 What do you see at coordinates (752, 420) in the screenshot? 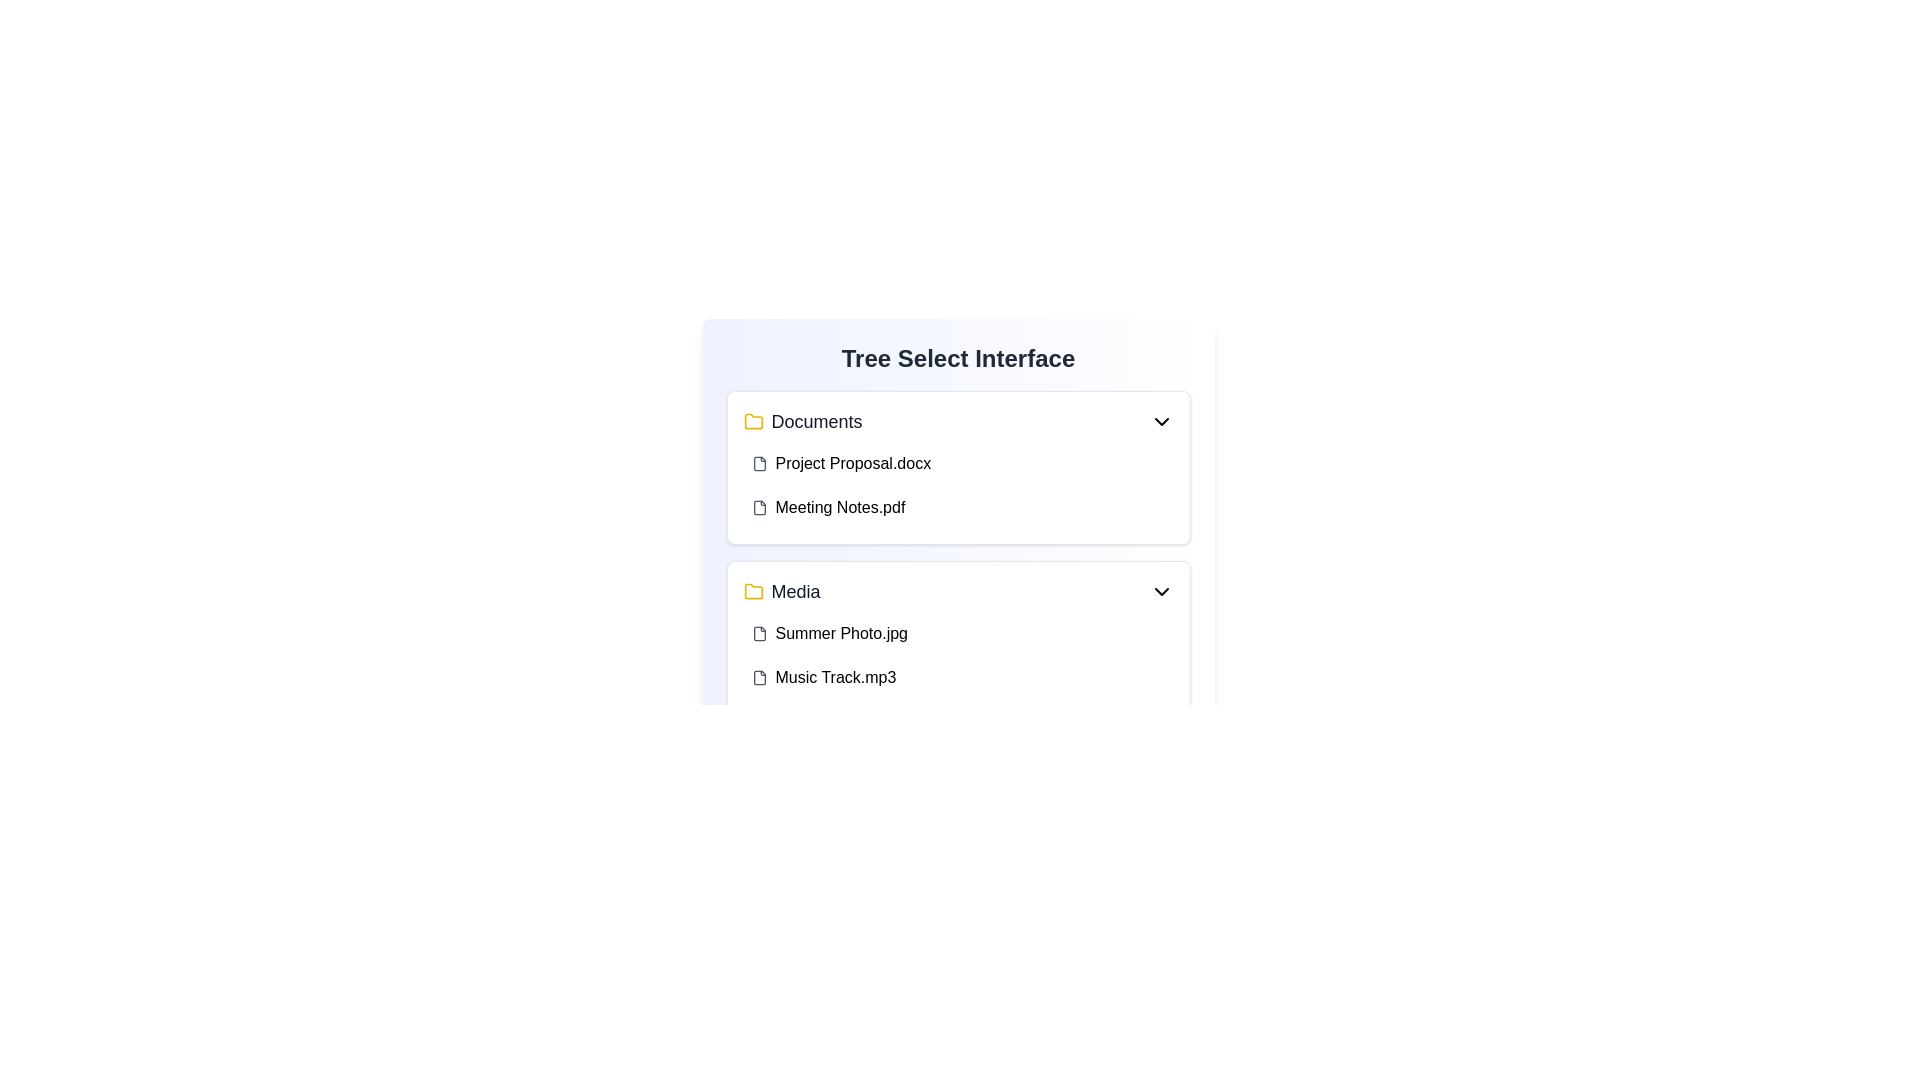
I see `the 'Documents' folder icon located at the beginning of the 'Documents' row in the Tree Select Interface` at bounding box center [752, 420].